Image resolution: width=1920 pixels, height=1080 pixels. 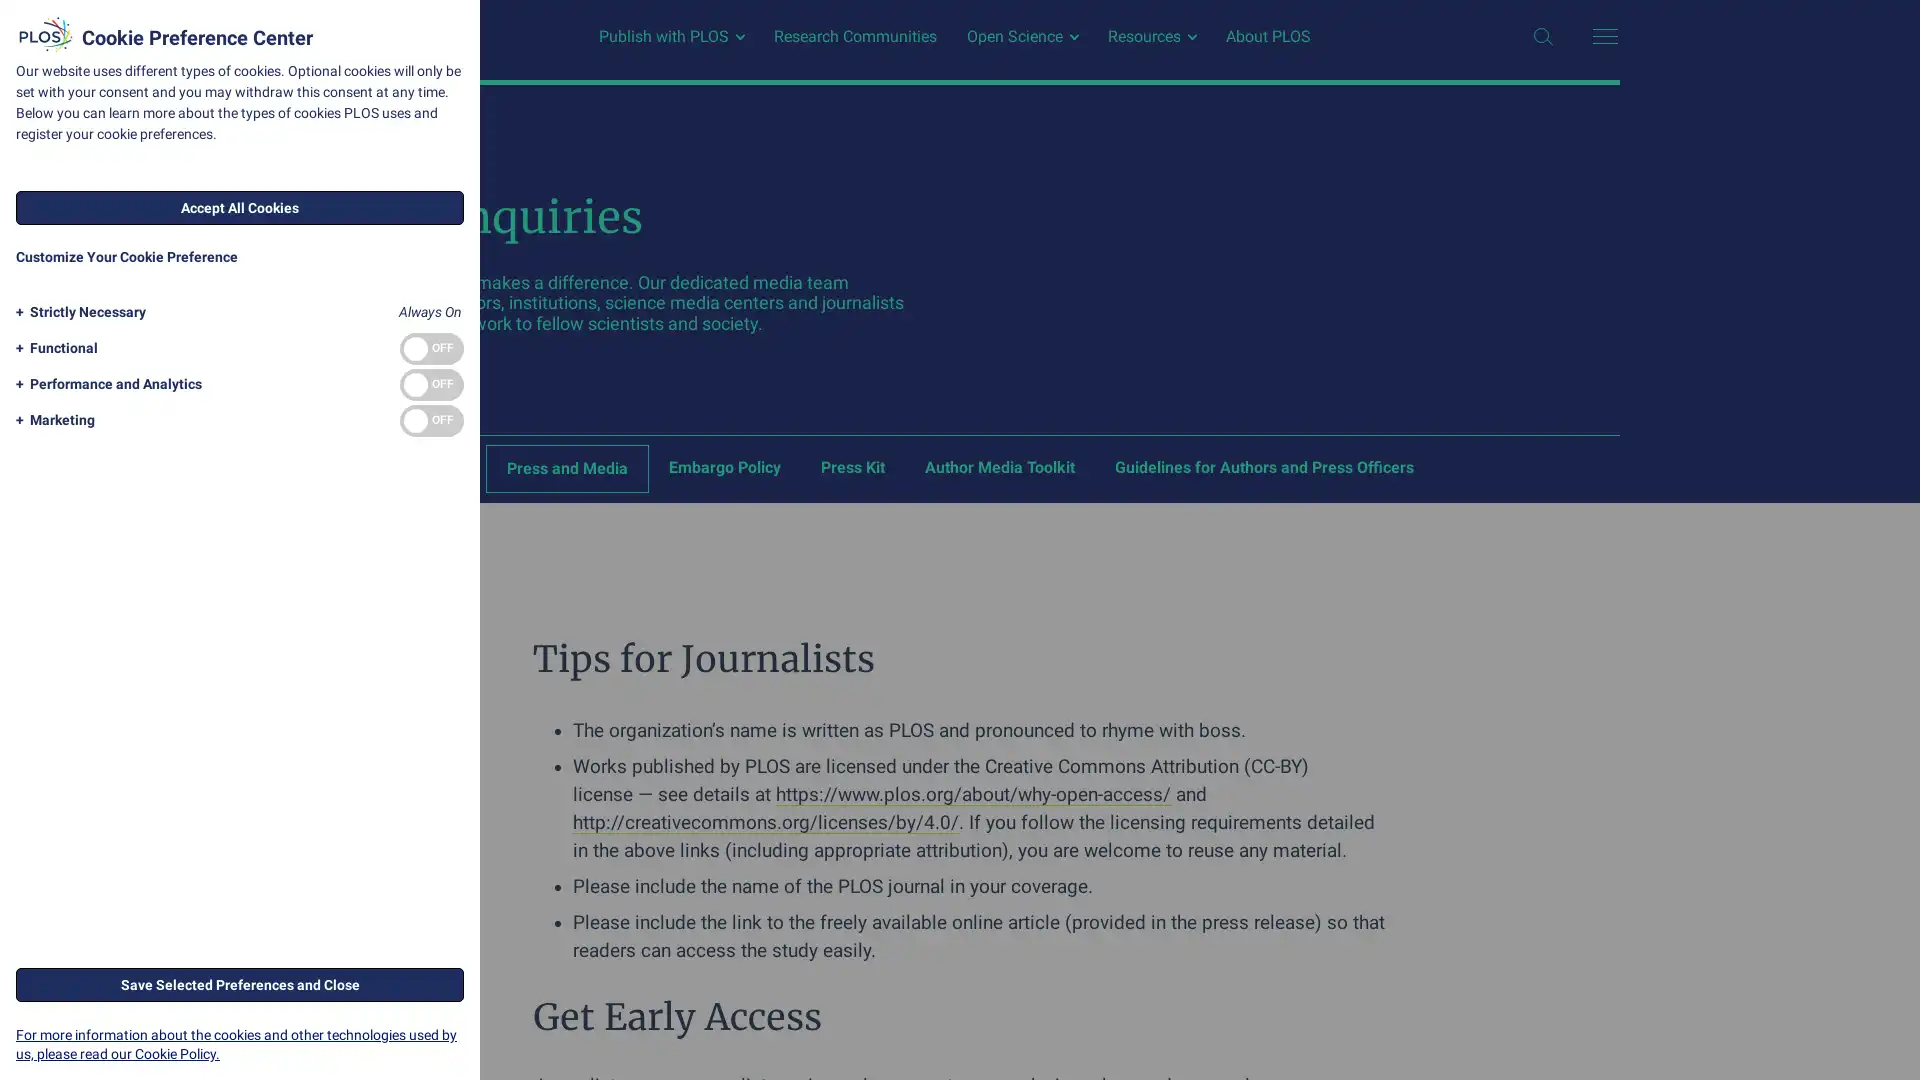 I want to click on Toggle explanation of Marketing Cookies., so click(x=52, y=419).